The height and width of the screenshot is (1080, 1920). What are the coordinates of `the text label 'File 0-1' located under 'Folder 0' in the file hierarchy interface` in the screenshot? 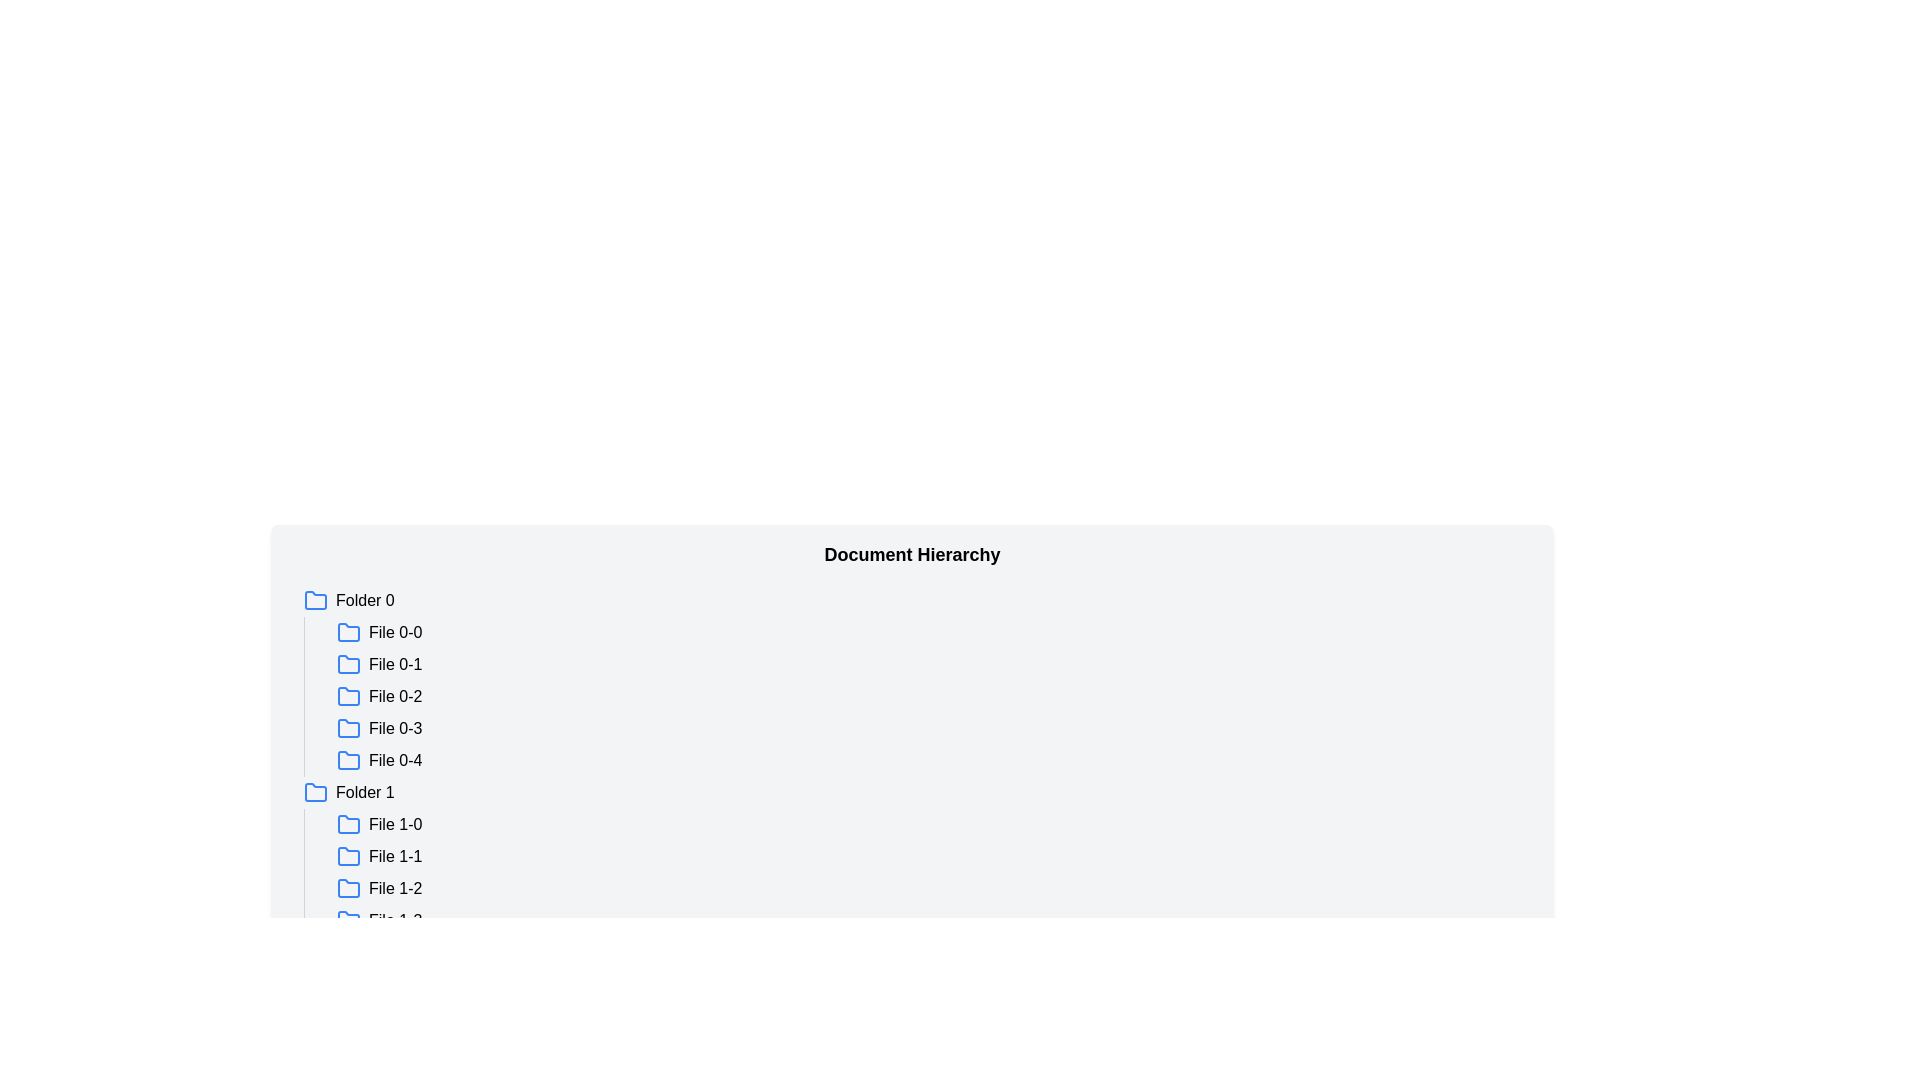 It's located at (395, 664).